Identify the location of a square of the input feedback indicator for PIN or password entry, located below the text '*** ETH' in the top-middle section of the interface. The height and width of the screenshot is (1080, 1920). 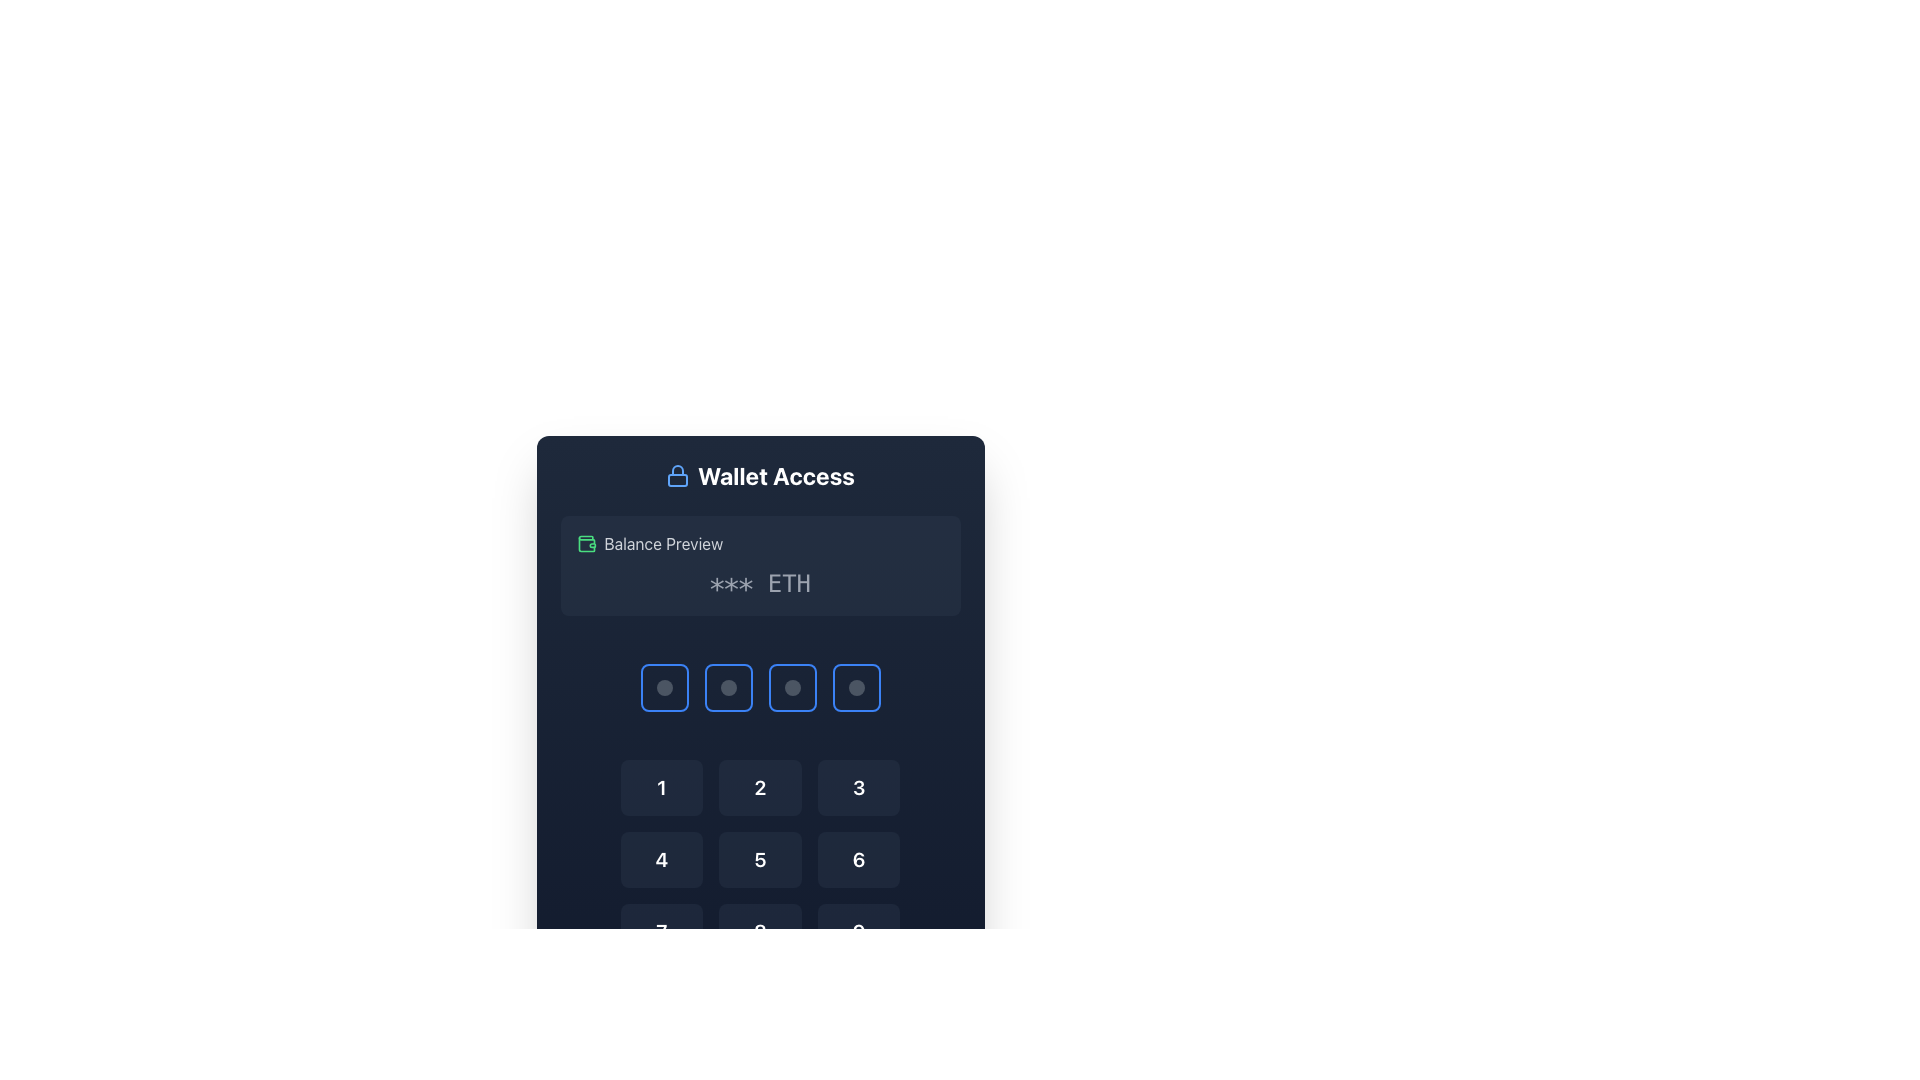
(759, 686).